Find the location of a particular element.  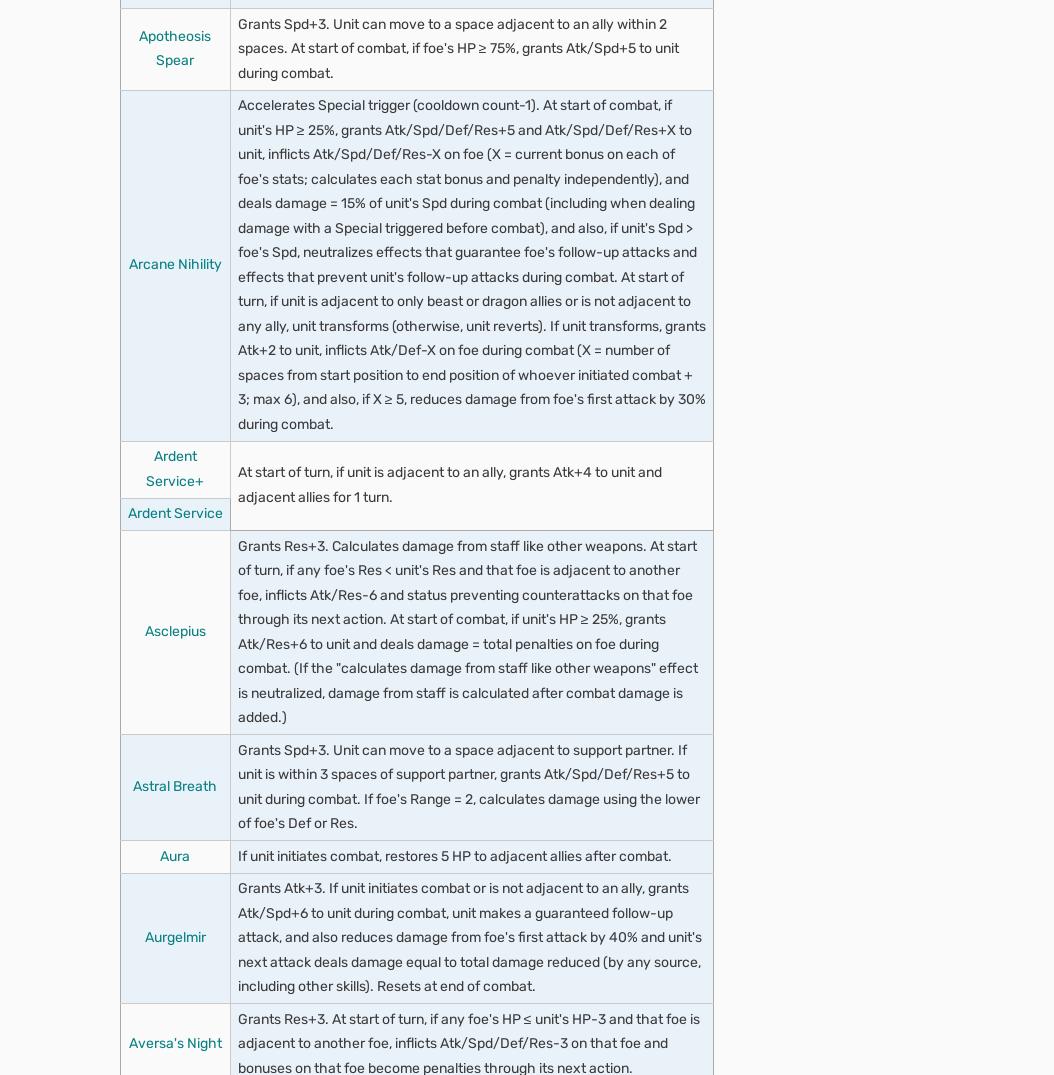

'【Null Panic】' is located at coordinates (304, 919).